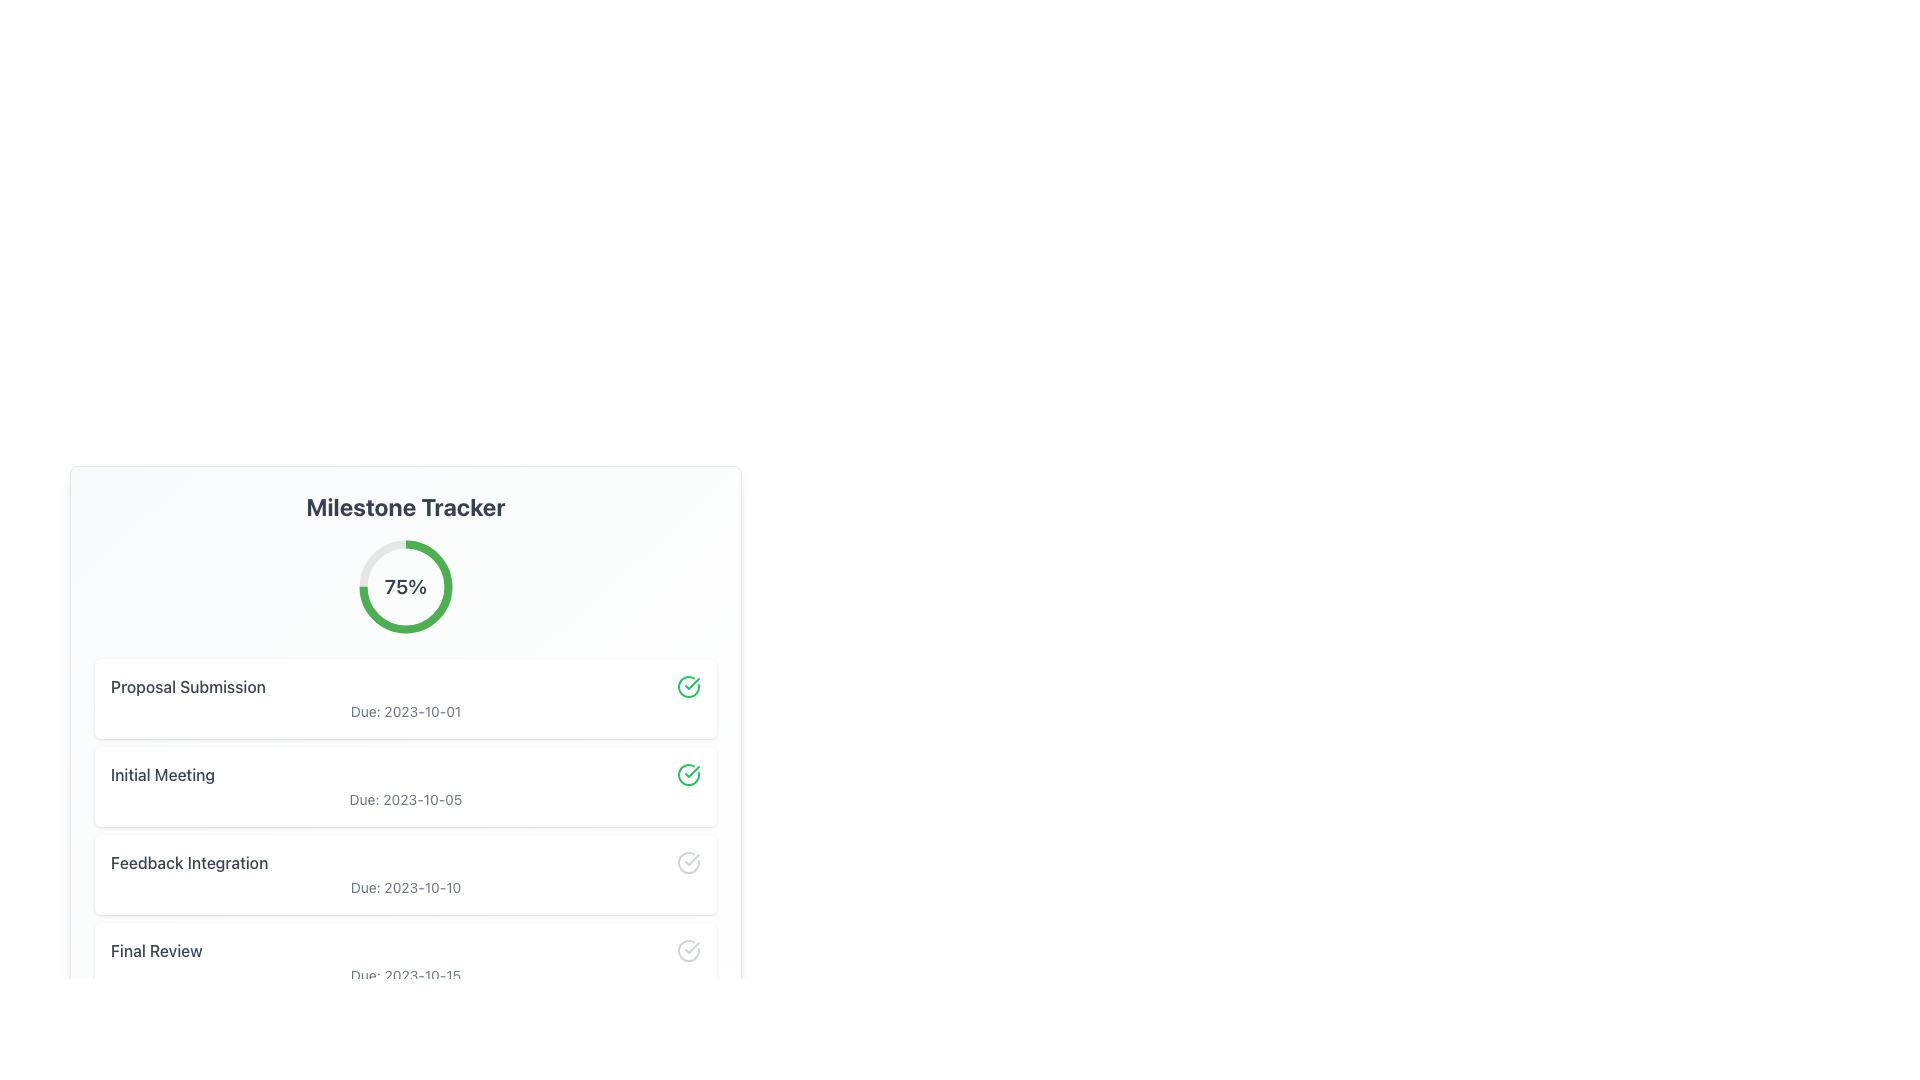 The image size is (1920, 1080). Describe the element at coordinates (405, 585) in the screenshot. I see `the Circular Progress Indicator, which visually represents a completion percentage of 75% and is located above the first list item titled 'Proposal Submission' in the 'Milestone Tracker.'` at that location.